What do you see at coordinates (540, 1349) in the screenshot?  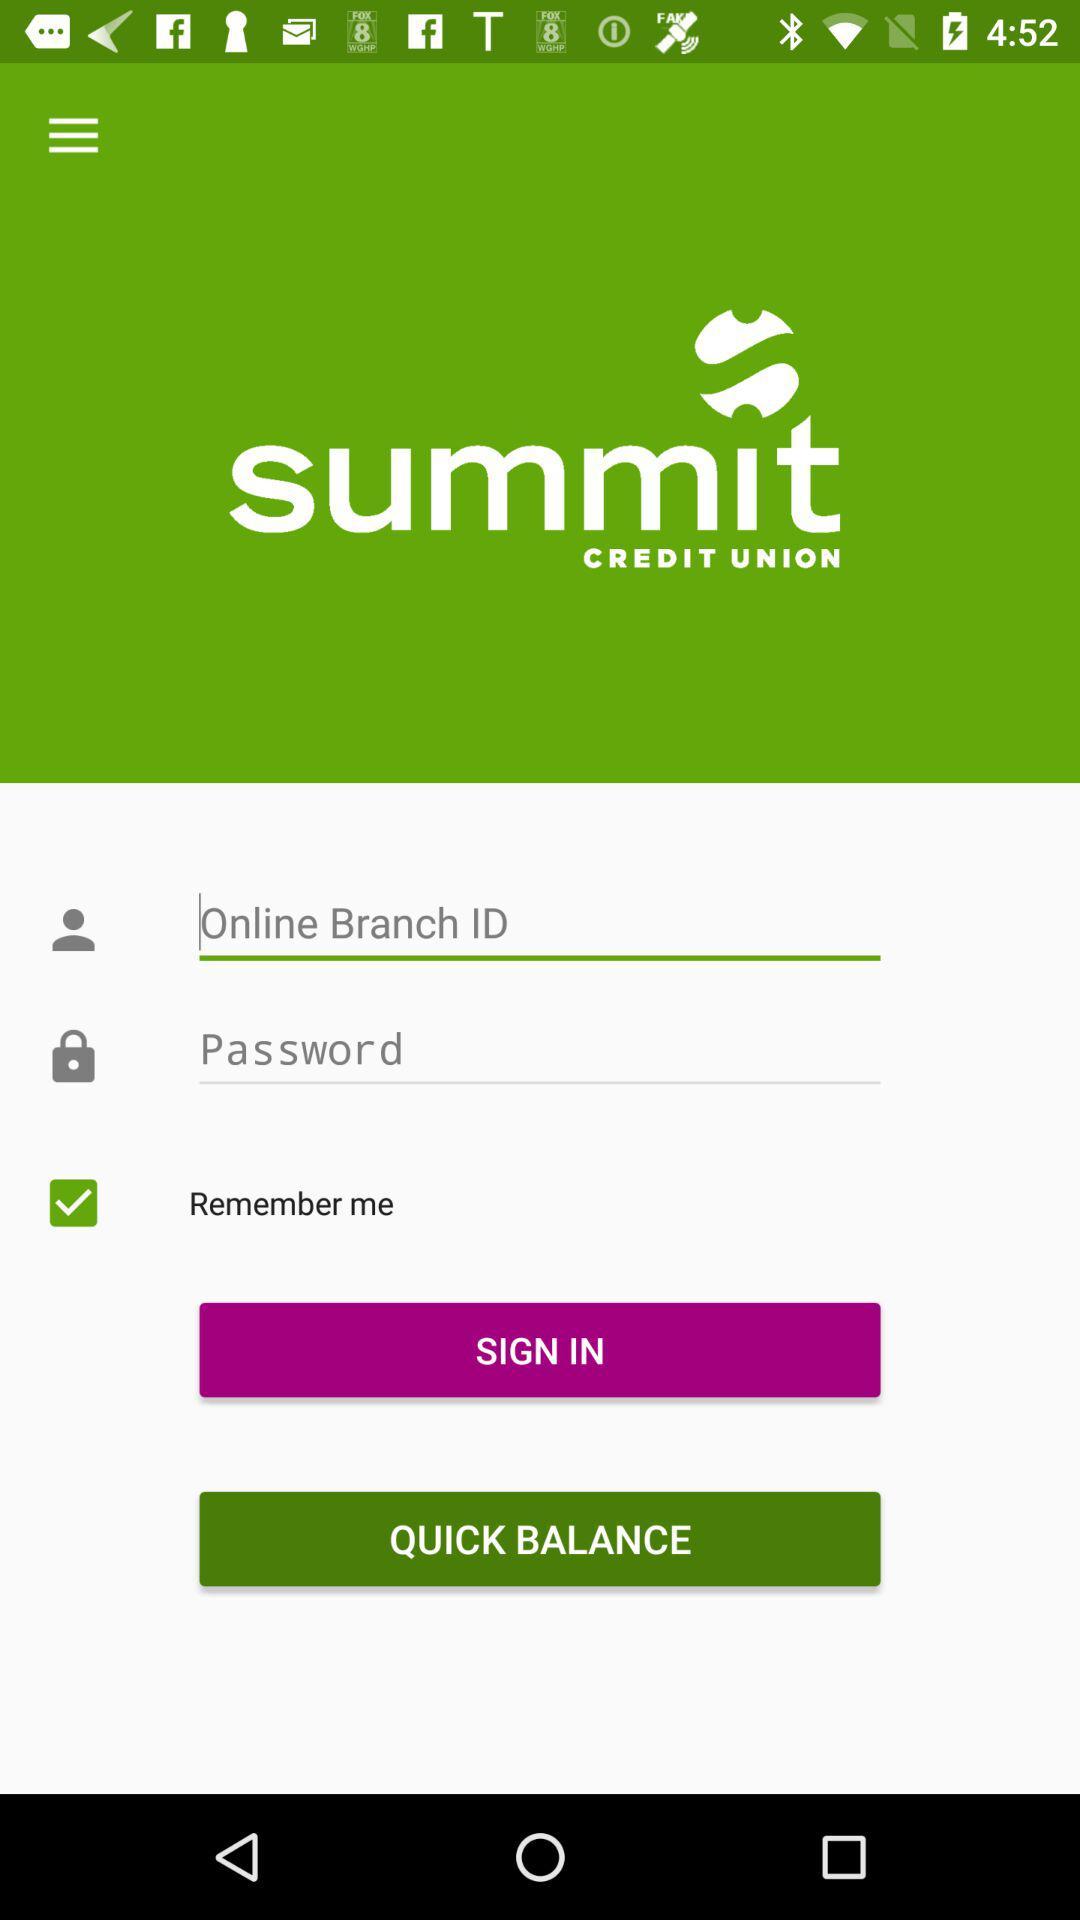 I see `sign in` at bounding box center [540, 1349].